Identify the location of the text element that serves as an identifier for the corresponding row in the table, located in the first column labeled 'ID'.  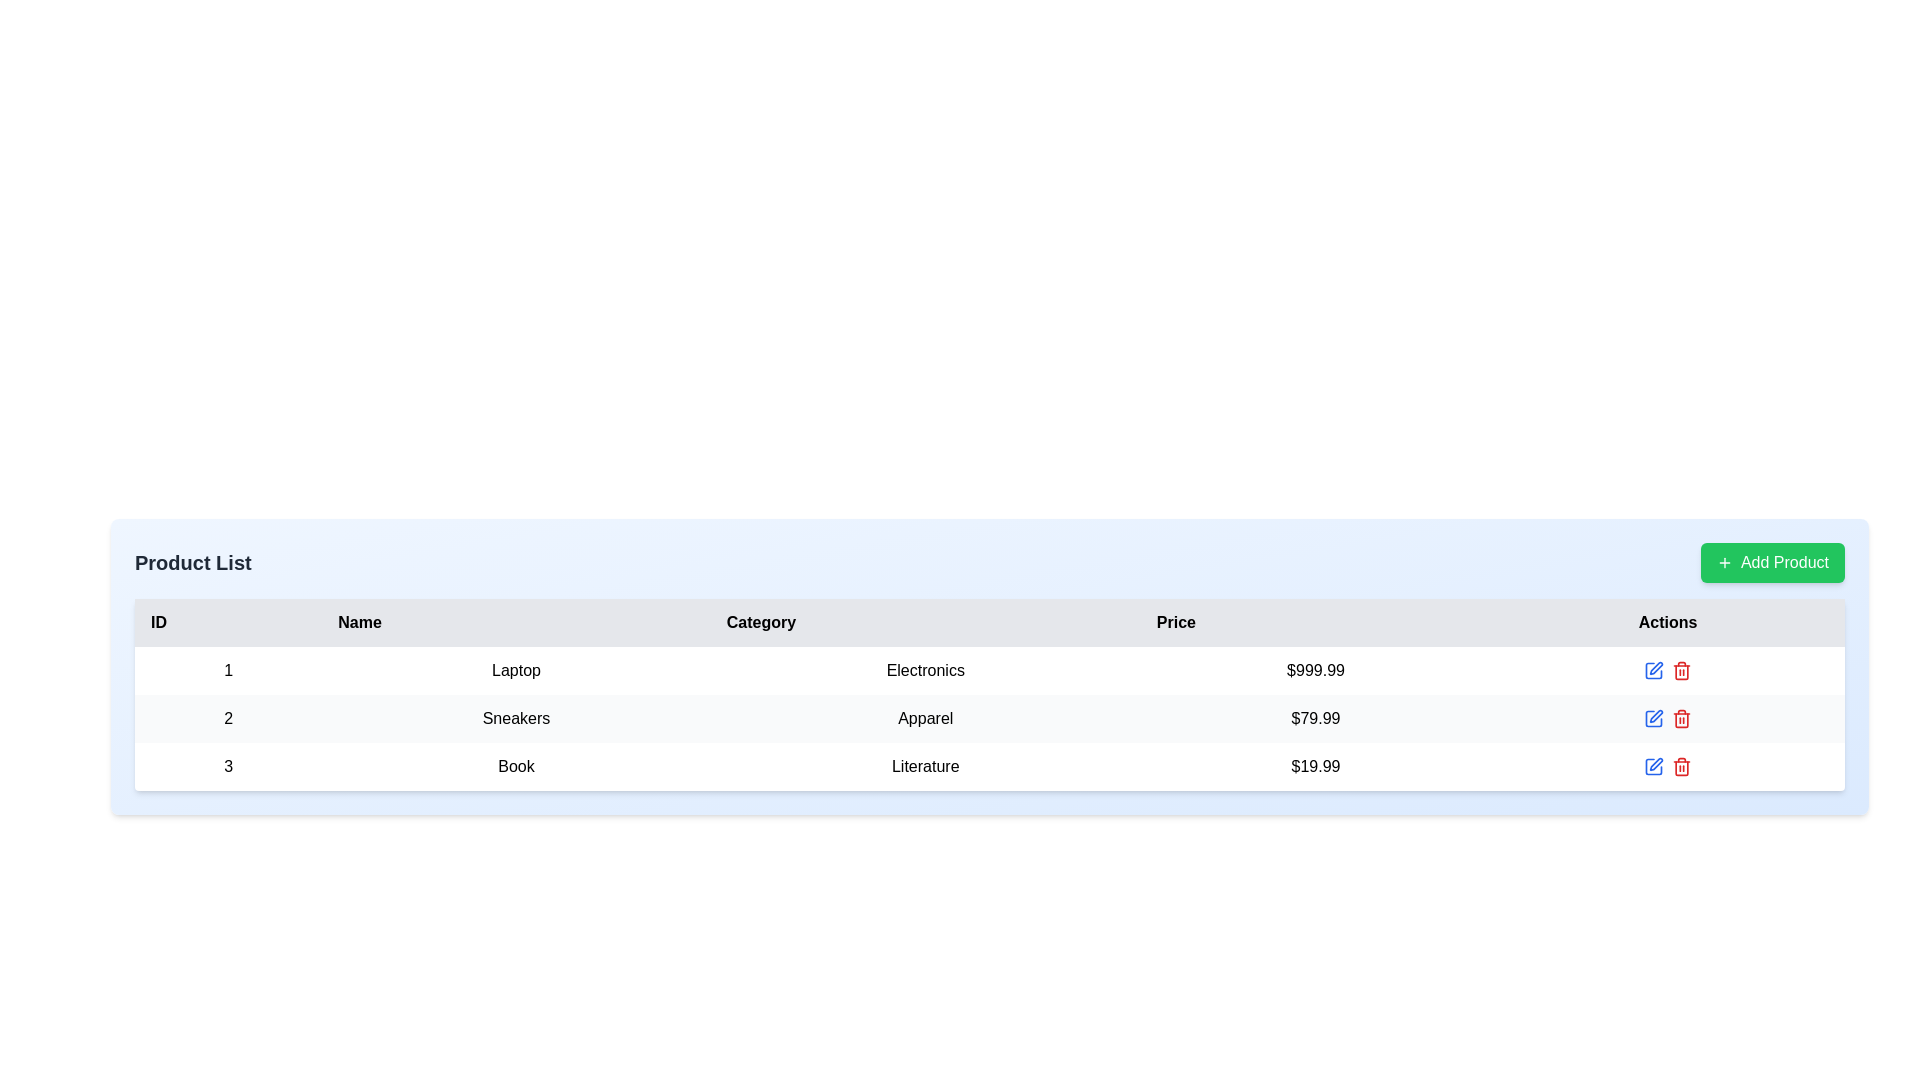
(228, 671).